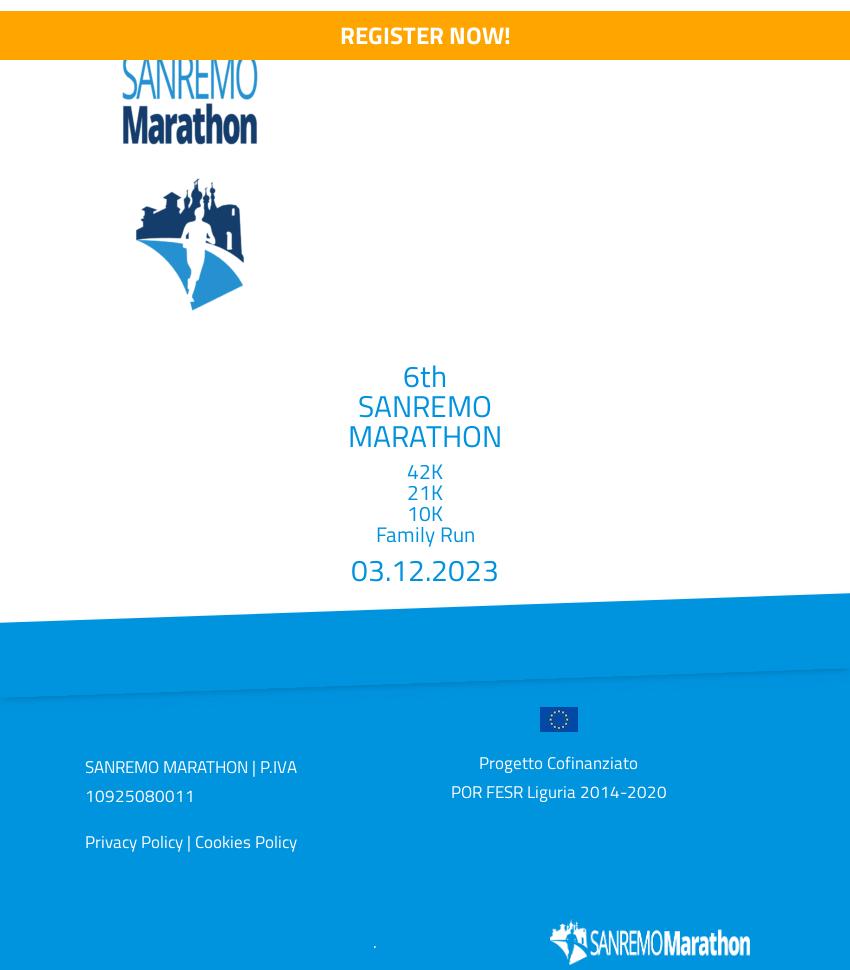 The image size is (850, 970). I want to click on 'SANREMO', so click(425, 404).